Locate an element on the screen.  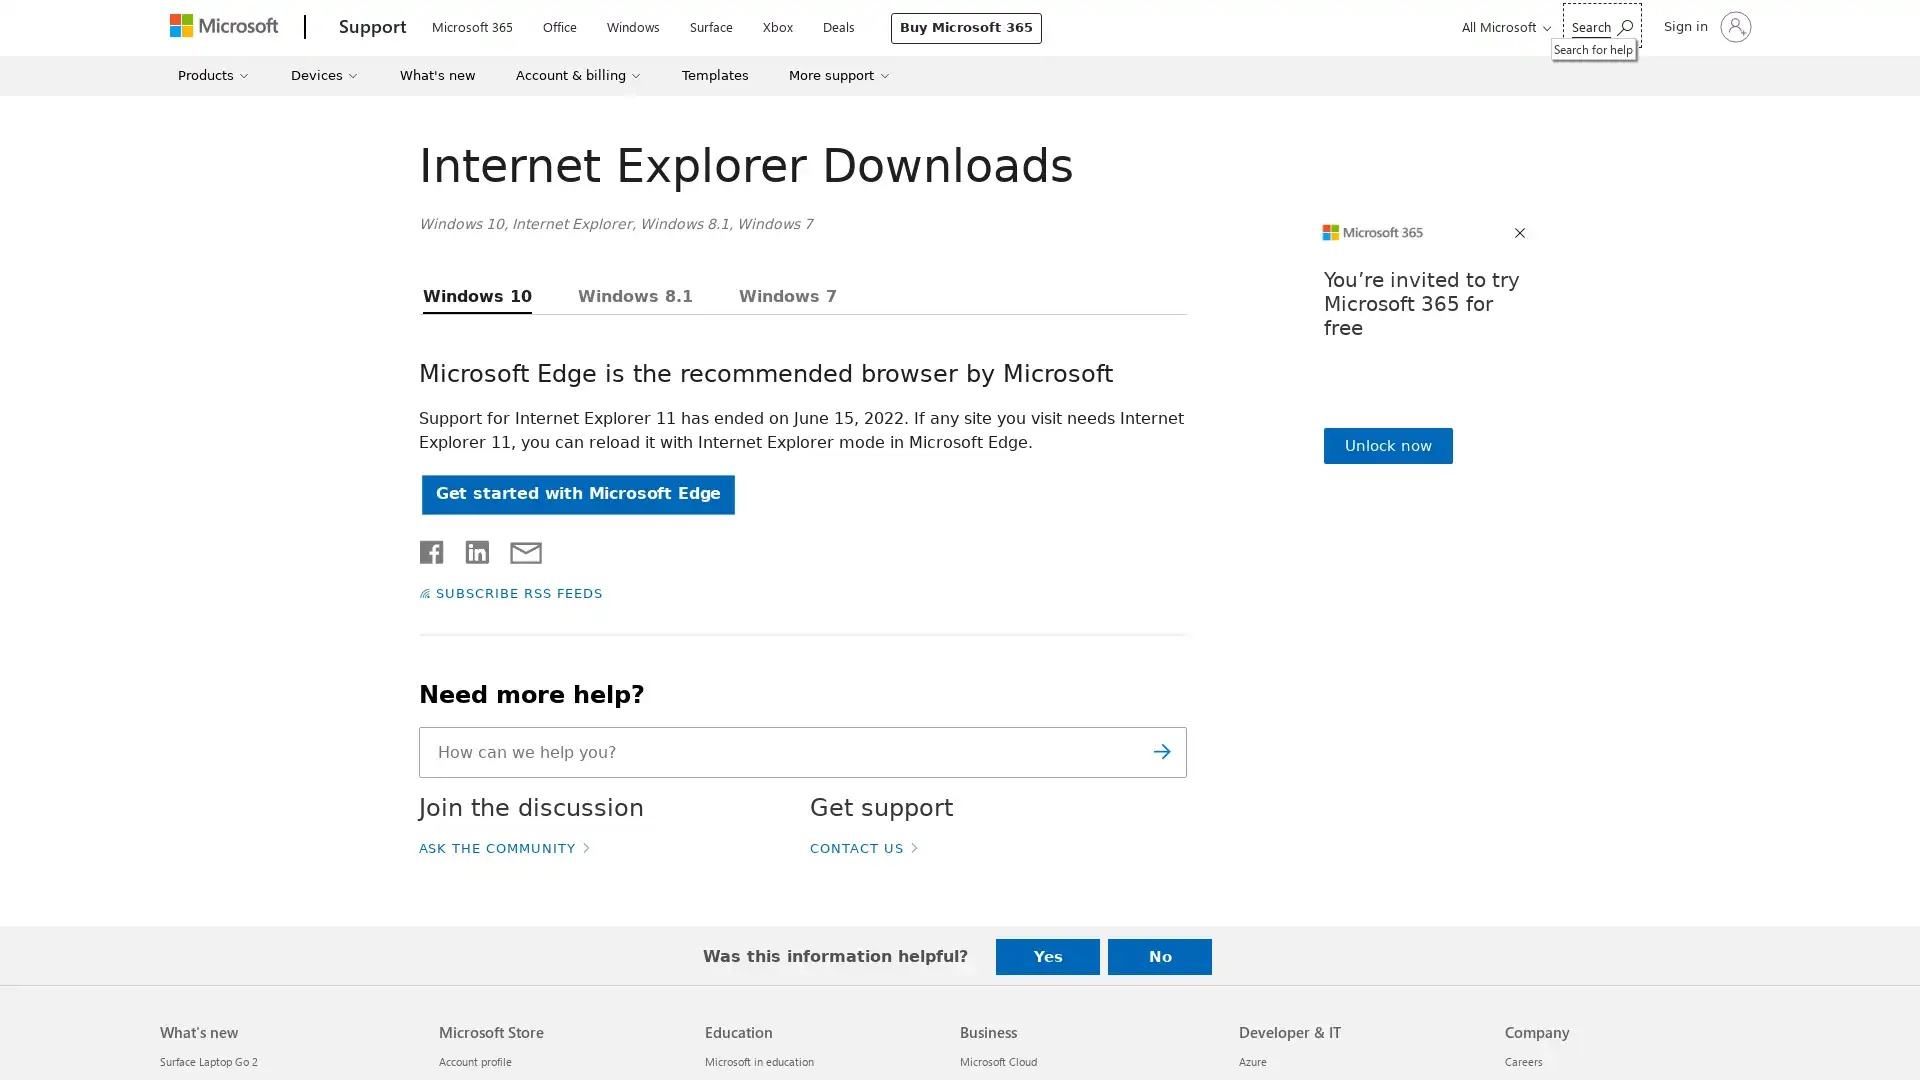
Search is located at coordinates (1161, 752).